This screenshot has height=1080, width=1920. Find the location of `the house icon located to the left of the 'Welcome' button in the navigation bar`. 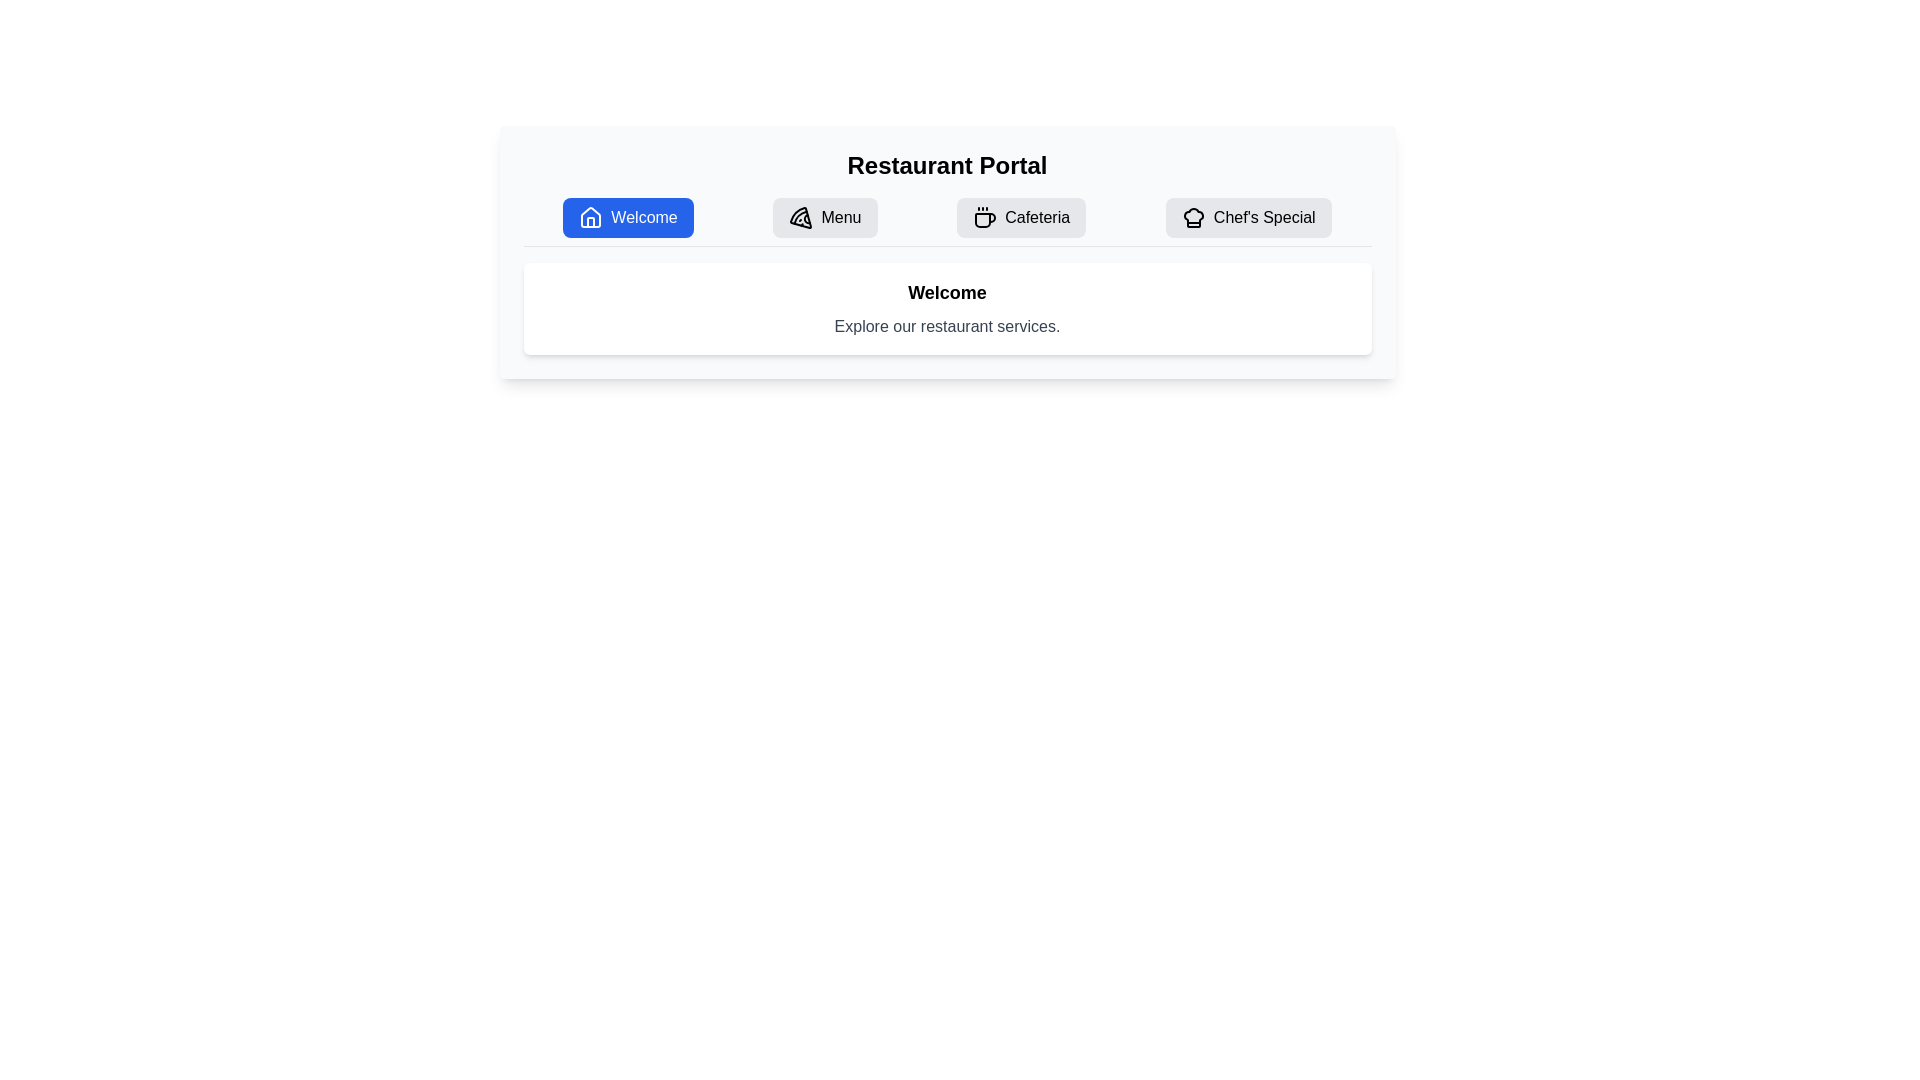

the house icon located to the left of the 'Welcome' button in the navigation bar is located at coordinates (590, 218).